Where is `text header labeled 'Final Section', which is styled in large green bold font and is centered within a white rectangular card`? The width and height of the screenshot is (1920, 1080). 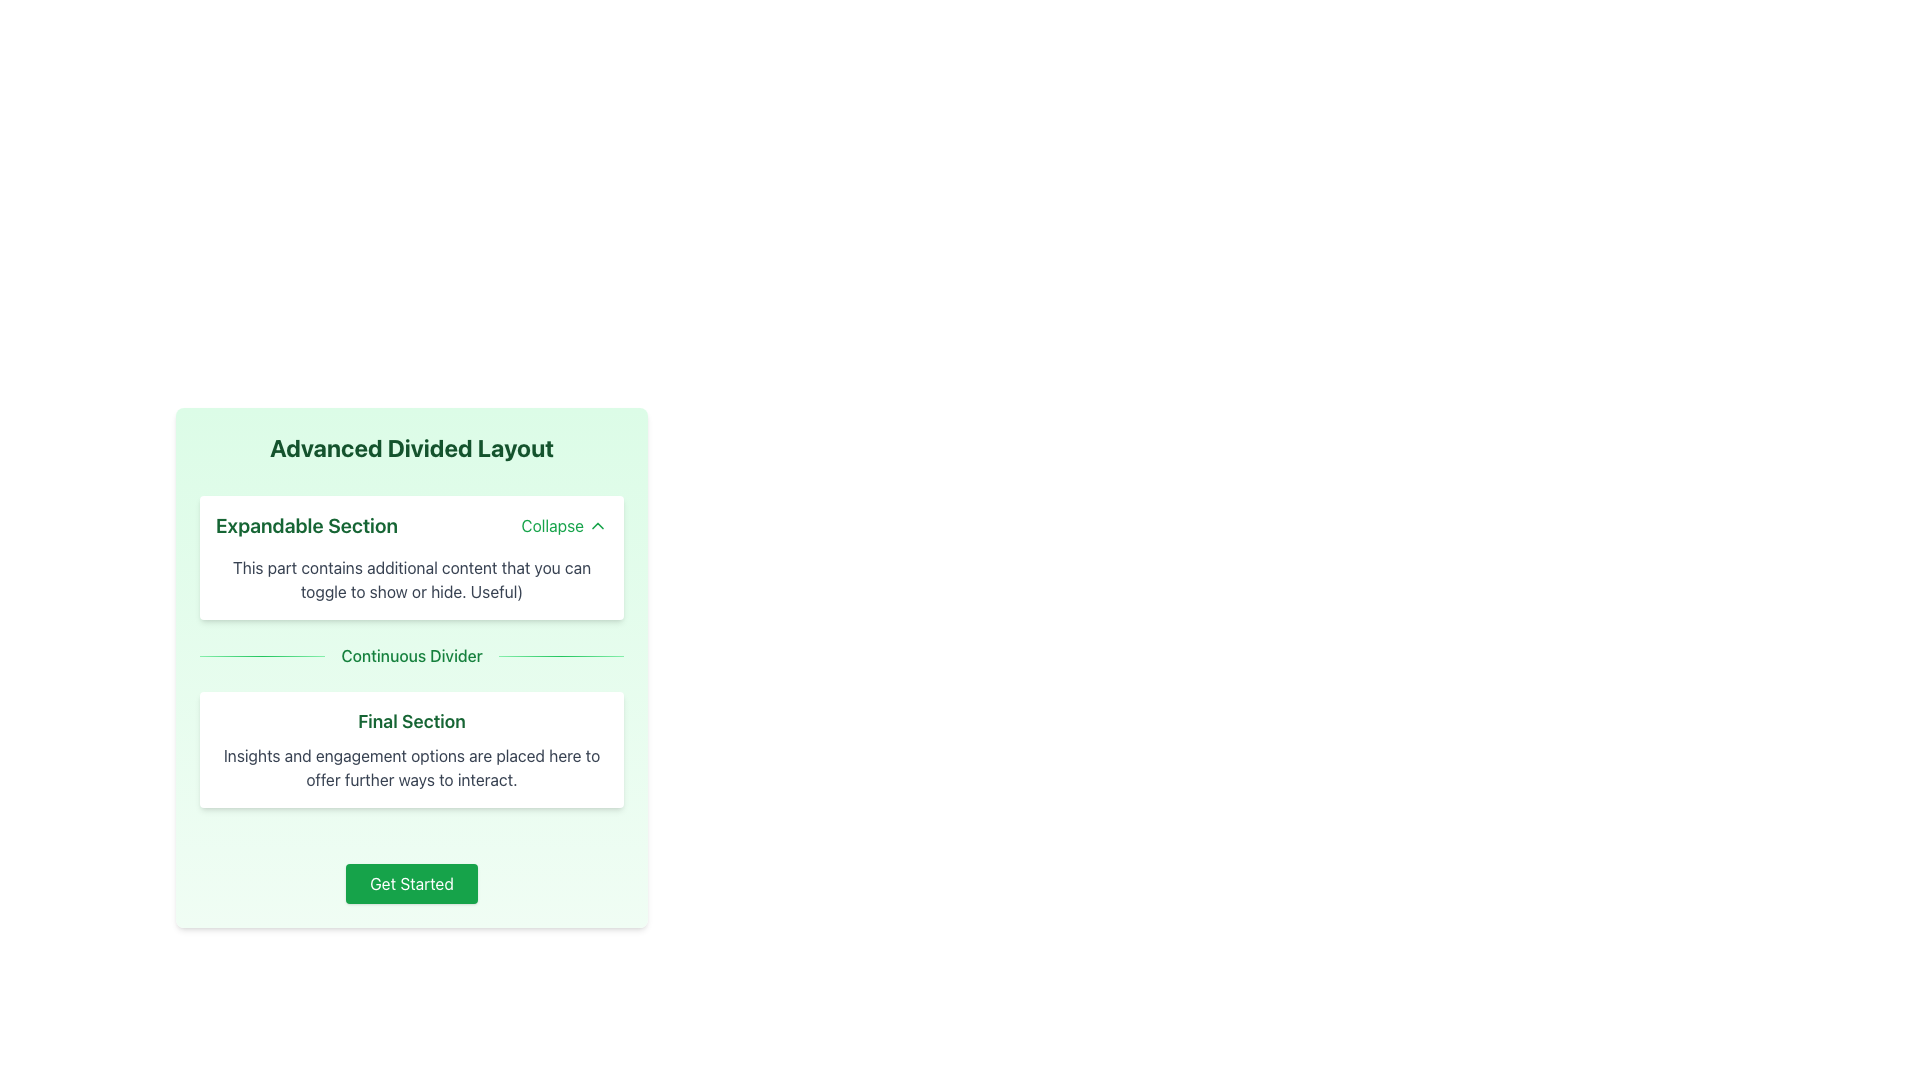 text header labeled 'Final Section', which is styled in large green bold font and is centered within a white rectangular card is located at coordinates (411, 721).